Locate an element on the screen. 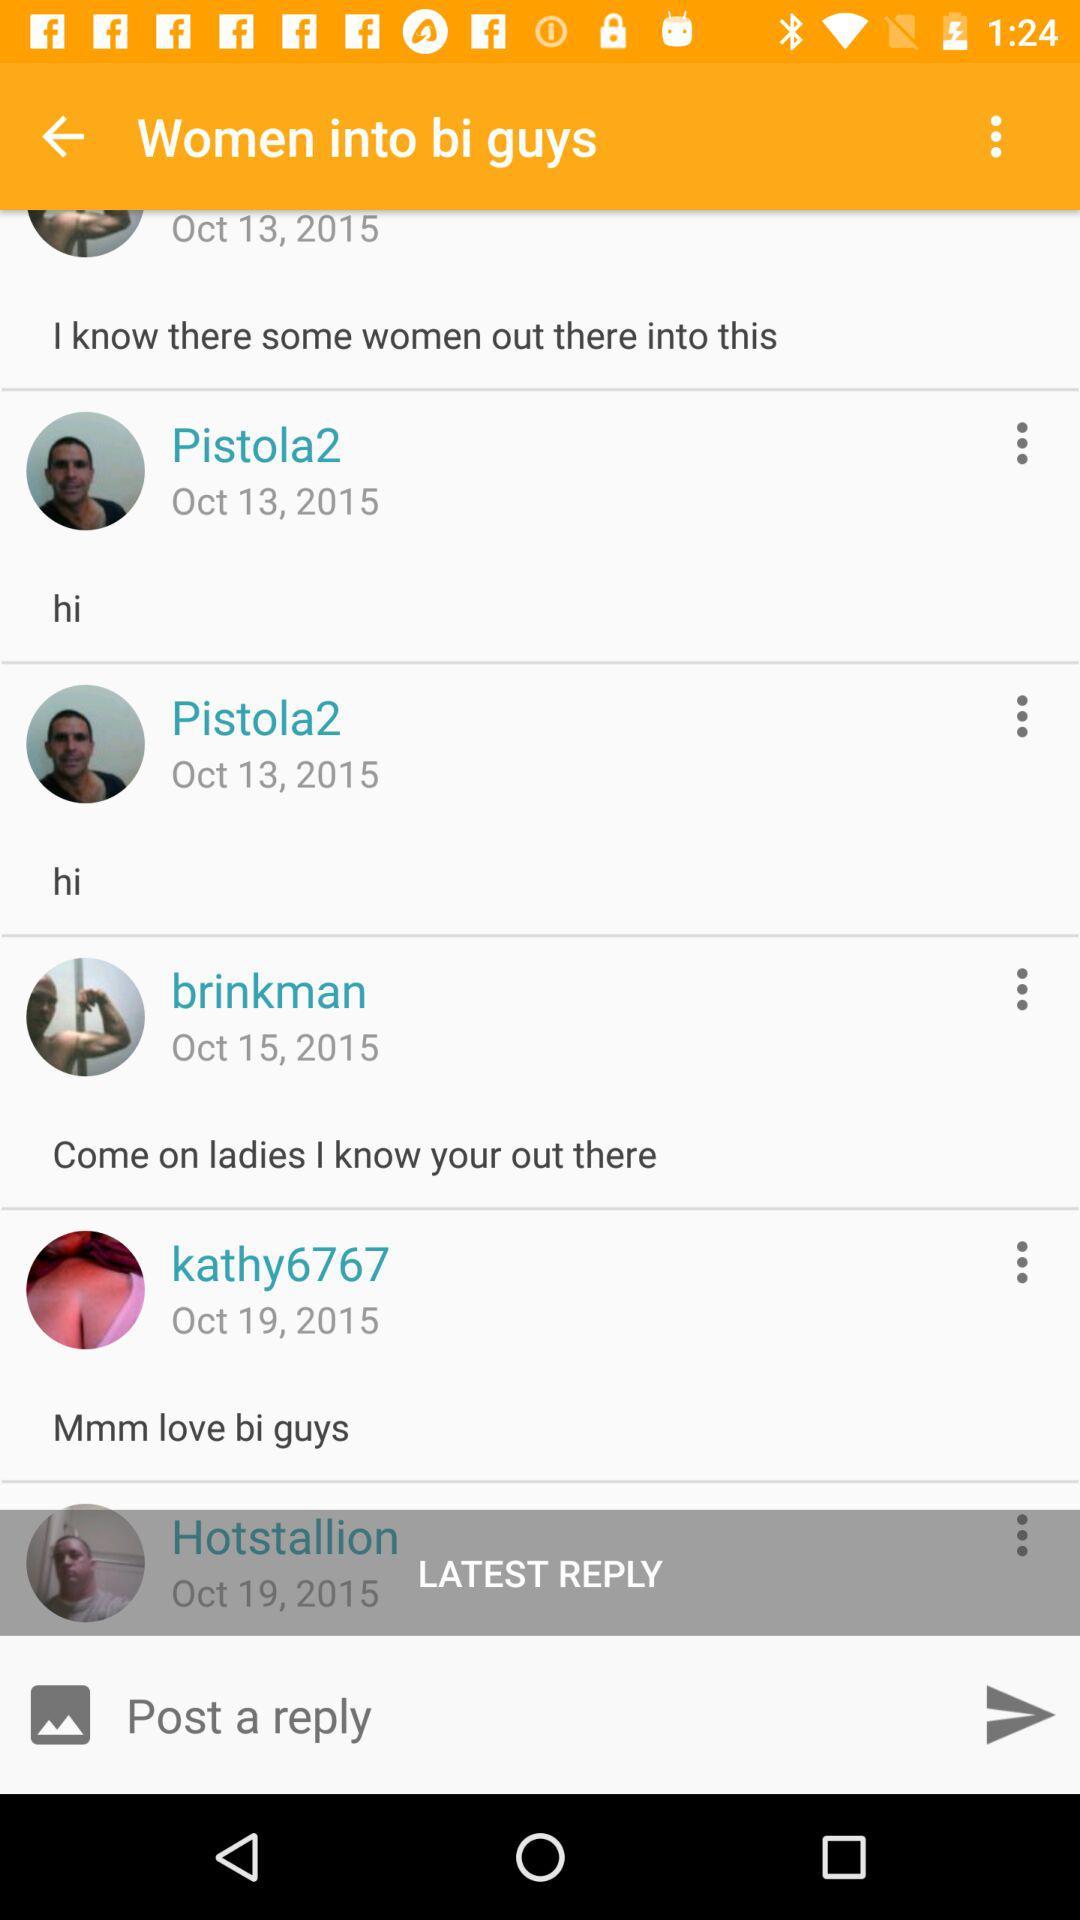  the kathy6767 is located at coordinates (280, 1261).